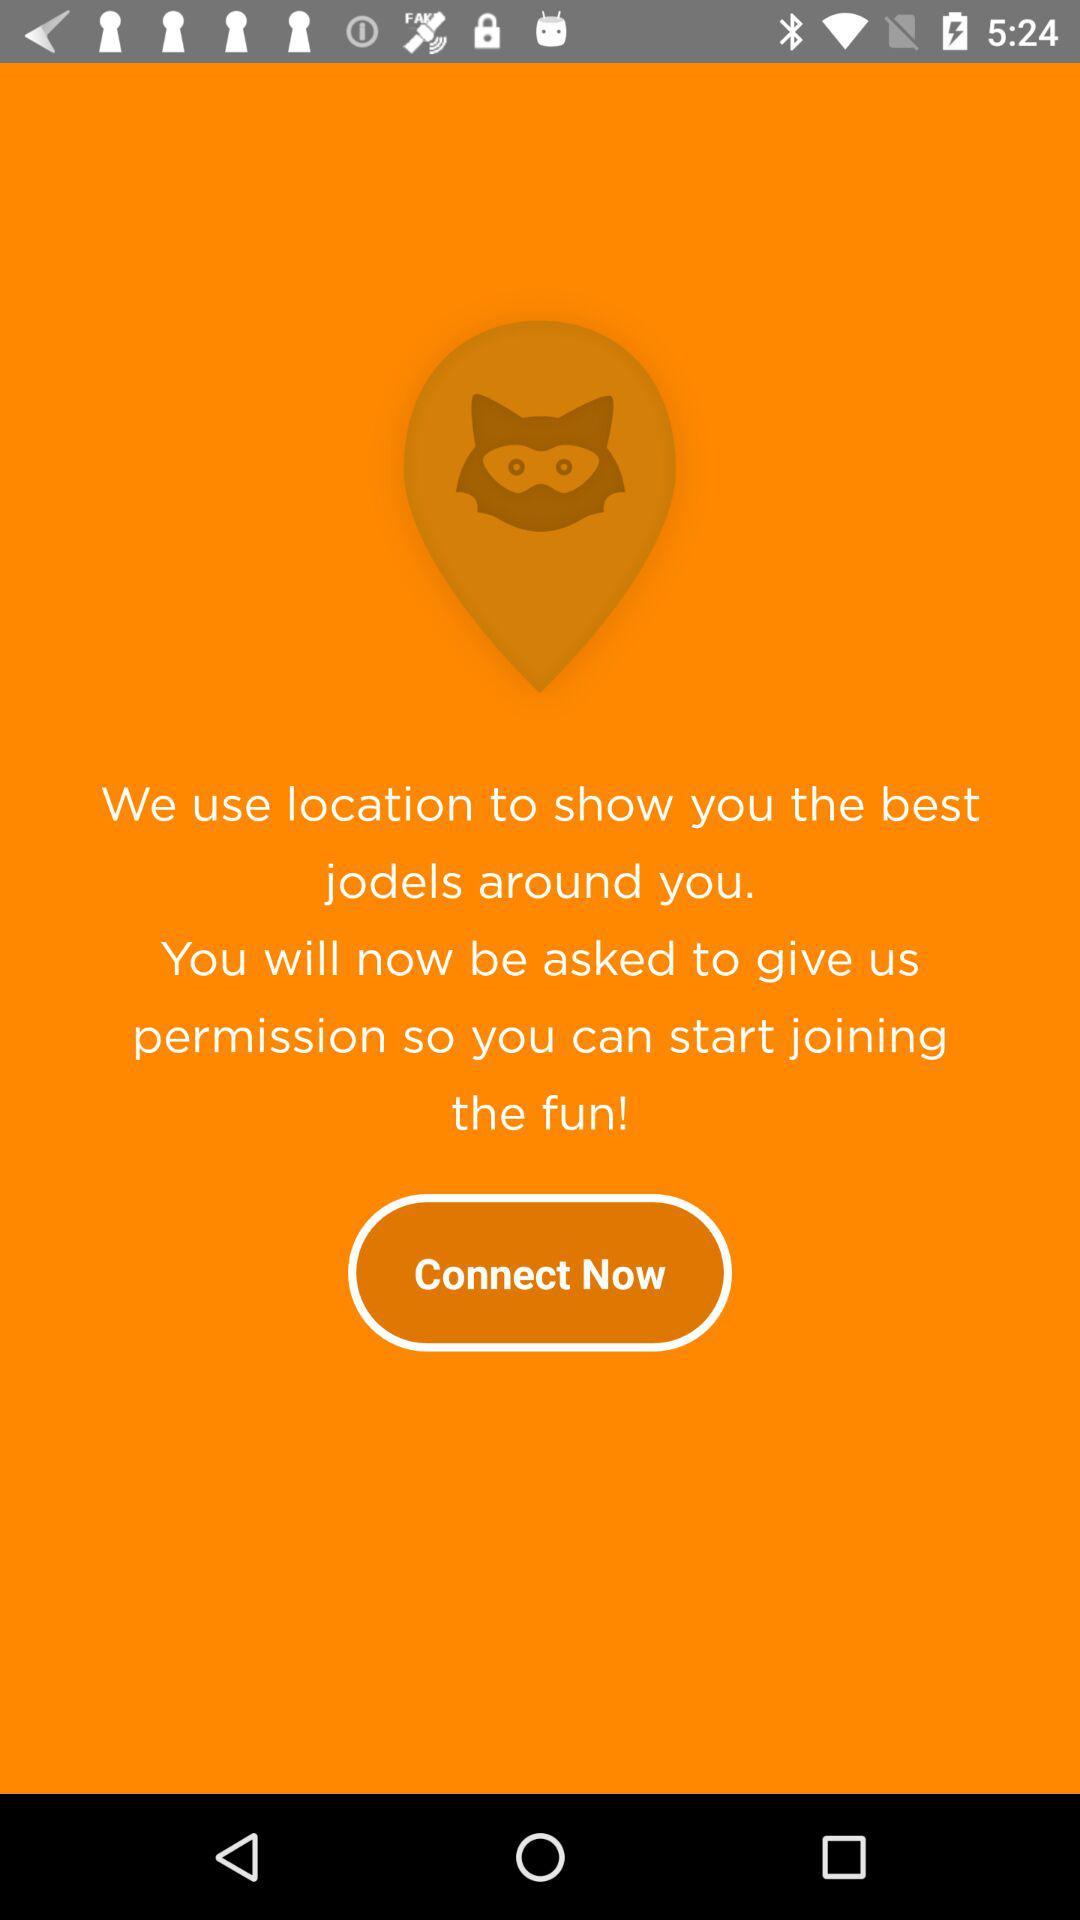 This screenshot has height=1920, width=1080. Describe the element at coordinates (540, 1271) in the screenshot. I see `the connect now` at that location.